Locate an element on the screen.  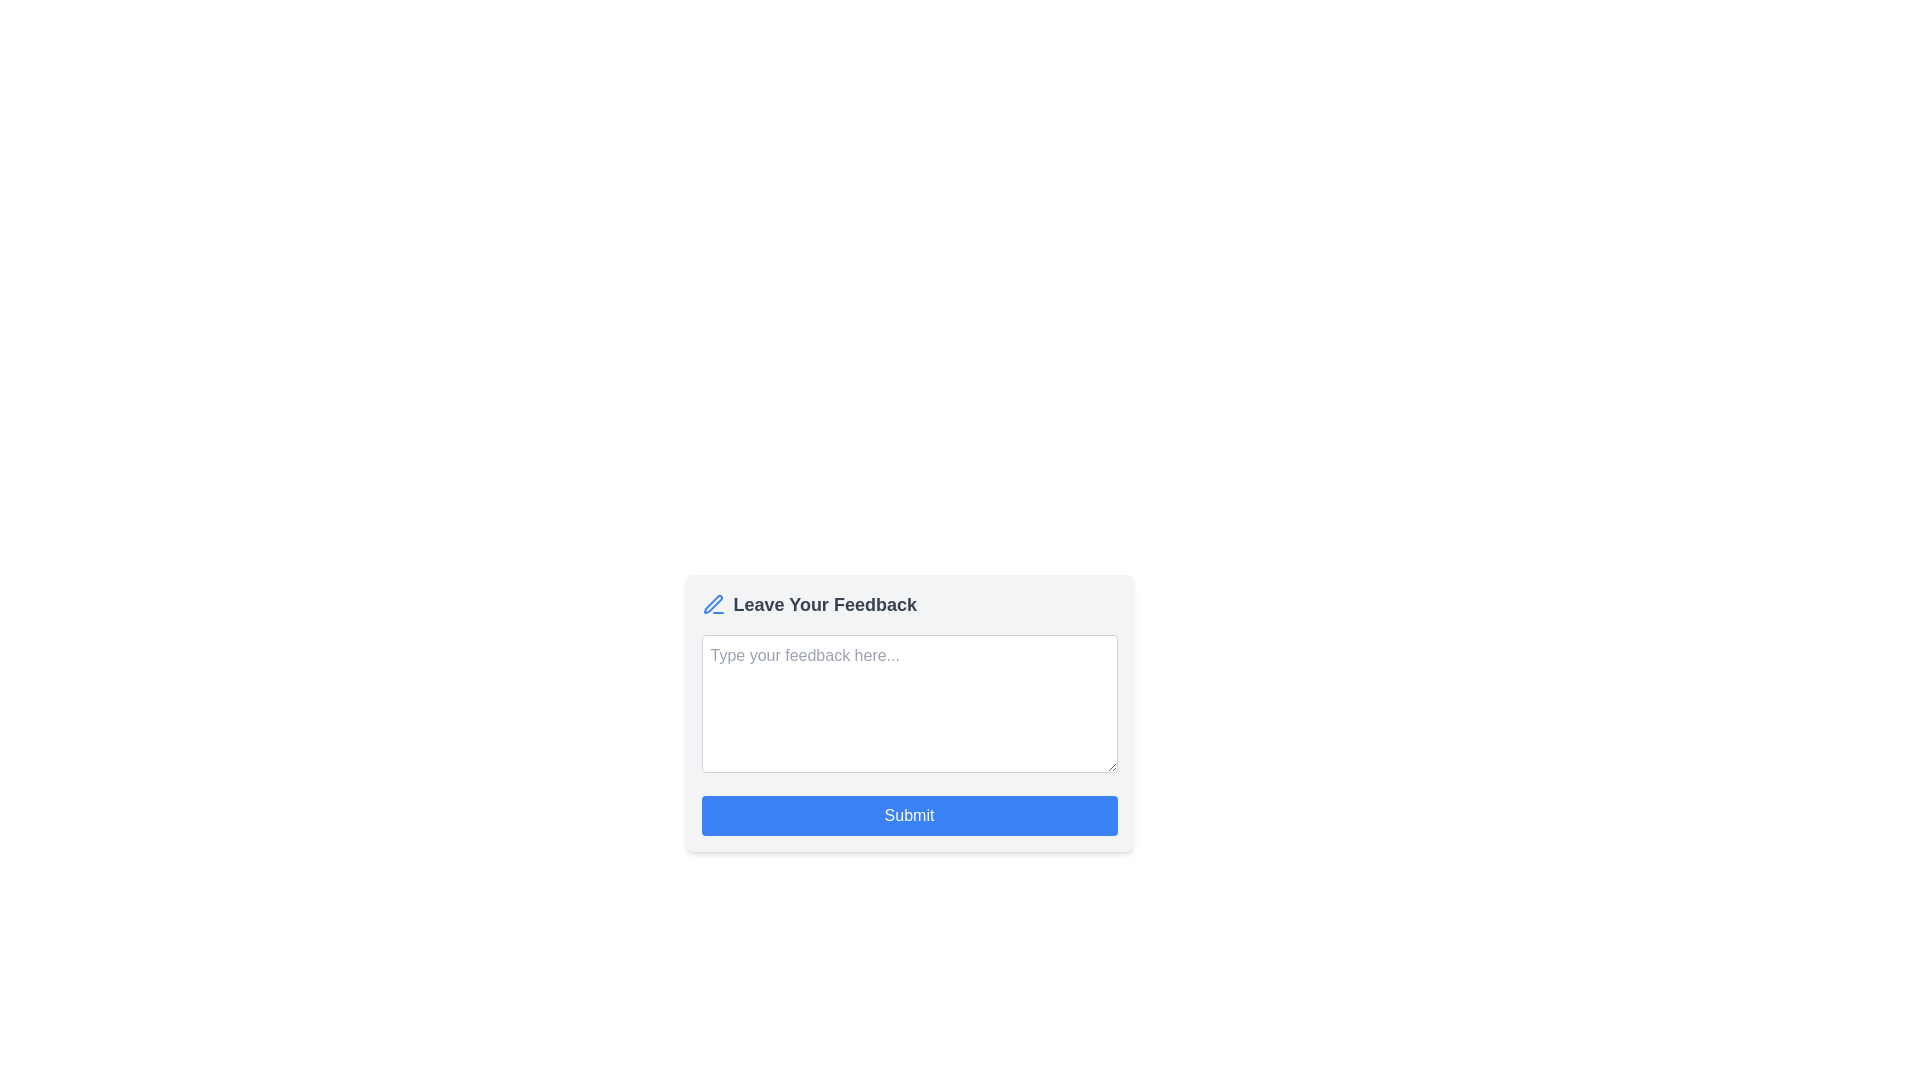
the main label for the feedback form, which is located above the input field and to the right of a blue pen icon is located at coordinates (825, 604).